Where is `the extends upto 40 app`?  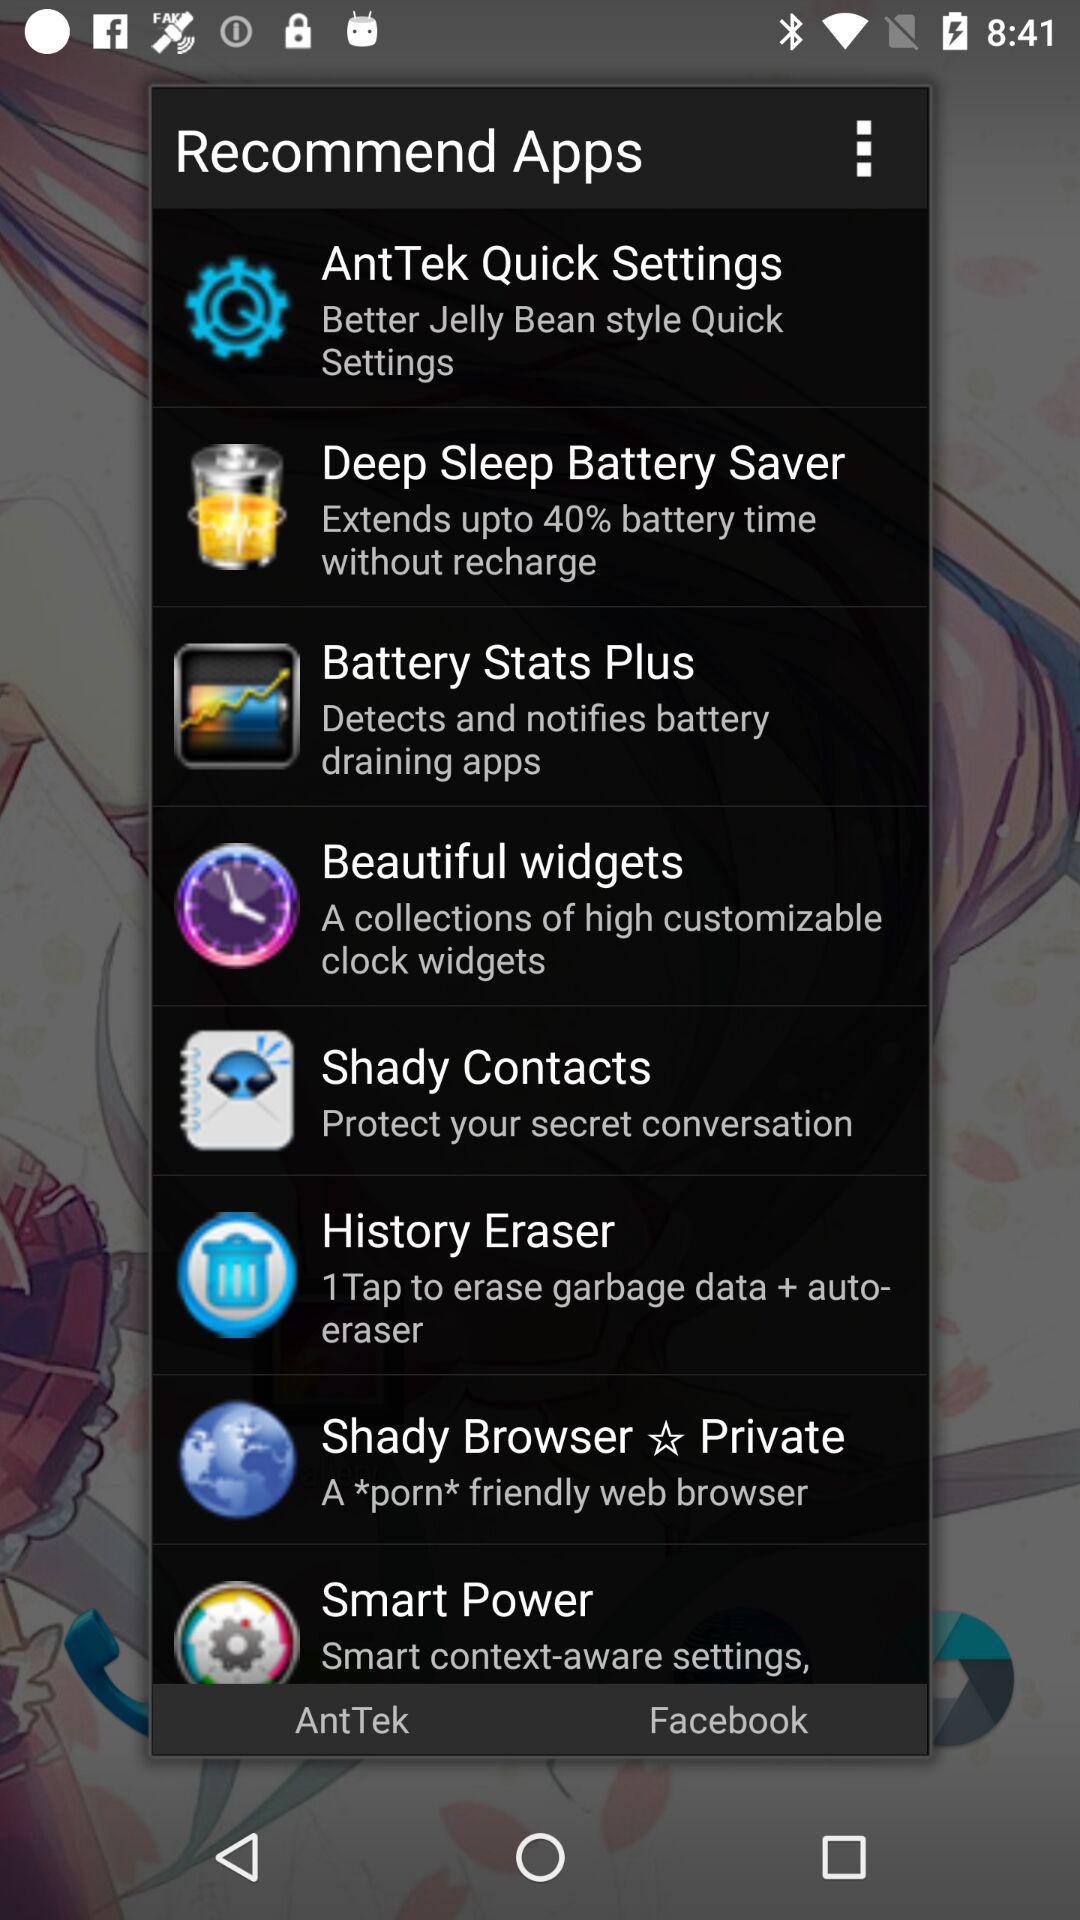 the extends upto 40 app is located at coordinates (612, 538).